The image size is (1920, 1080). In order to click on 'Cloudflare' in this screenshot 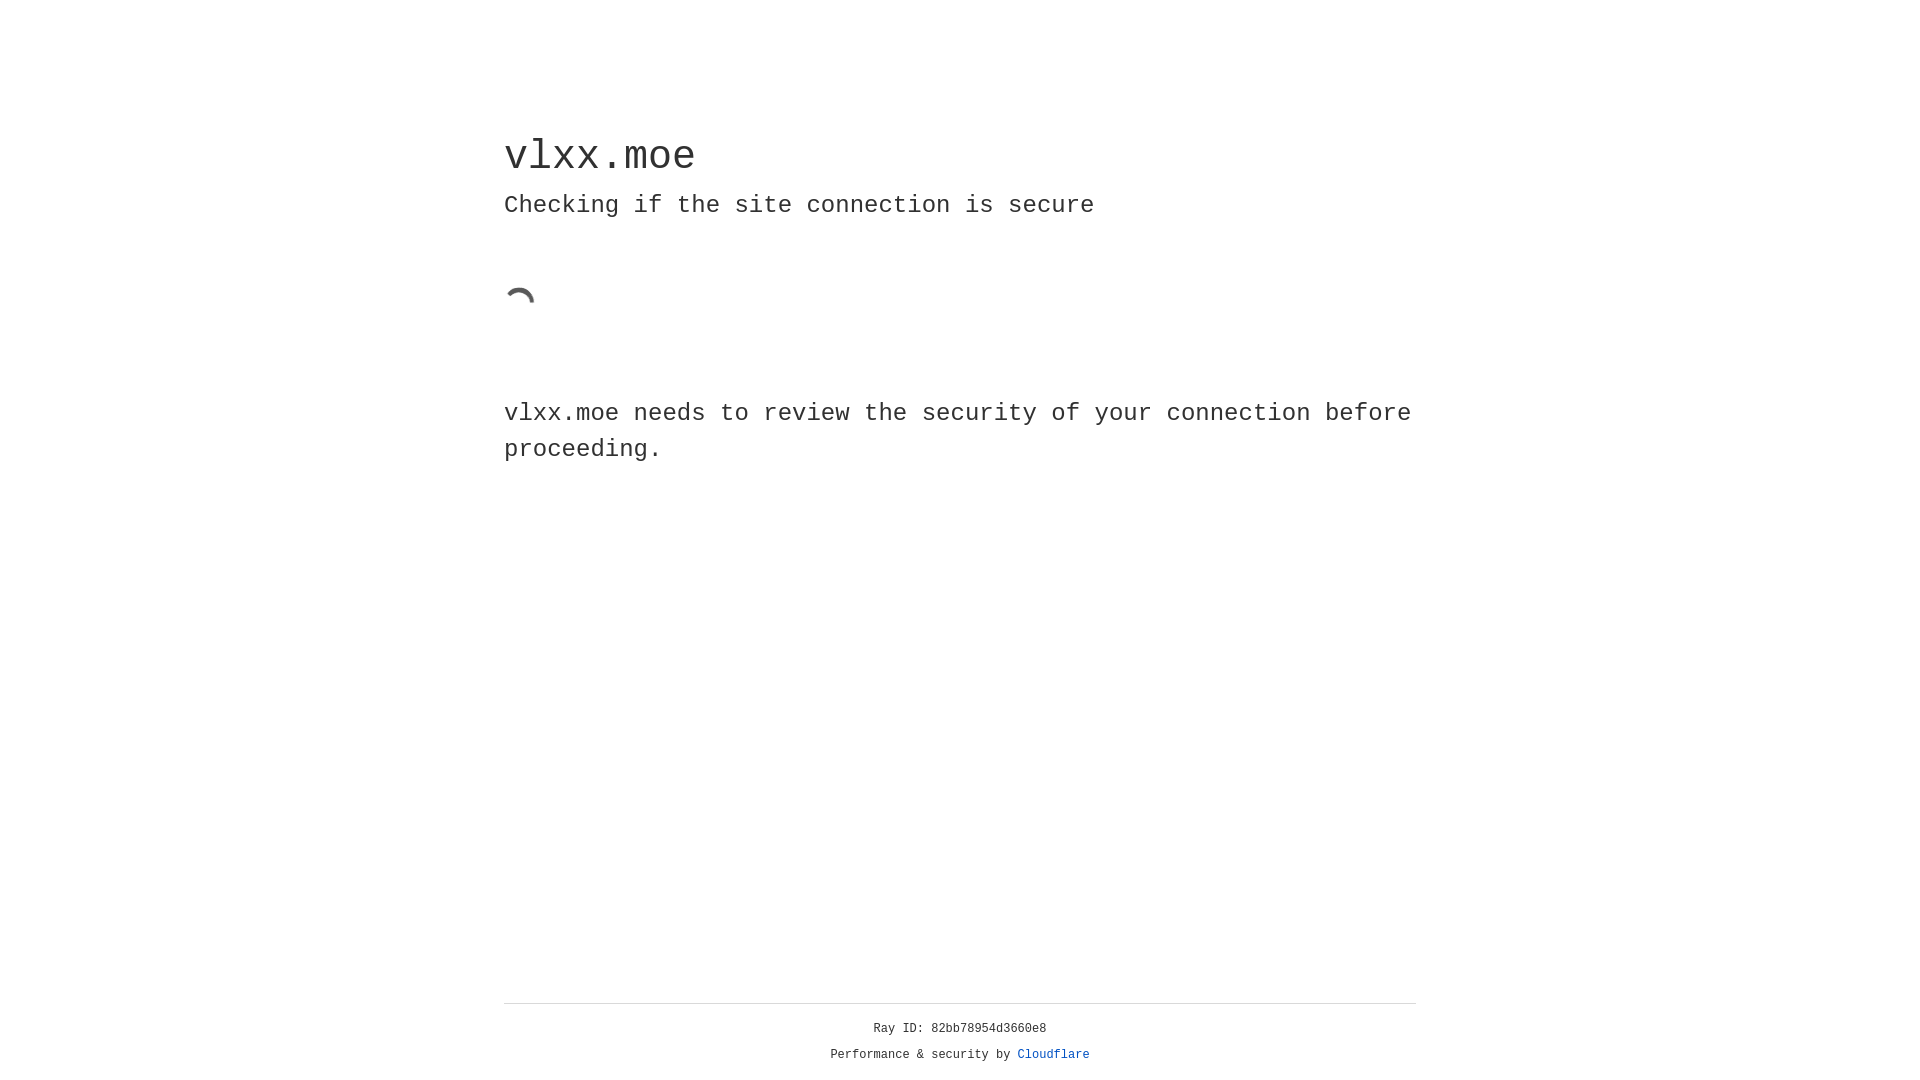, I will do `click(1053, 1054)`.